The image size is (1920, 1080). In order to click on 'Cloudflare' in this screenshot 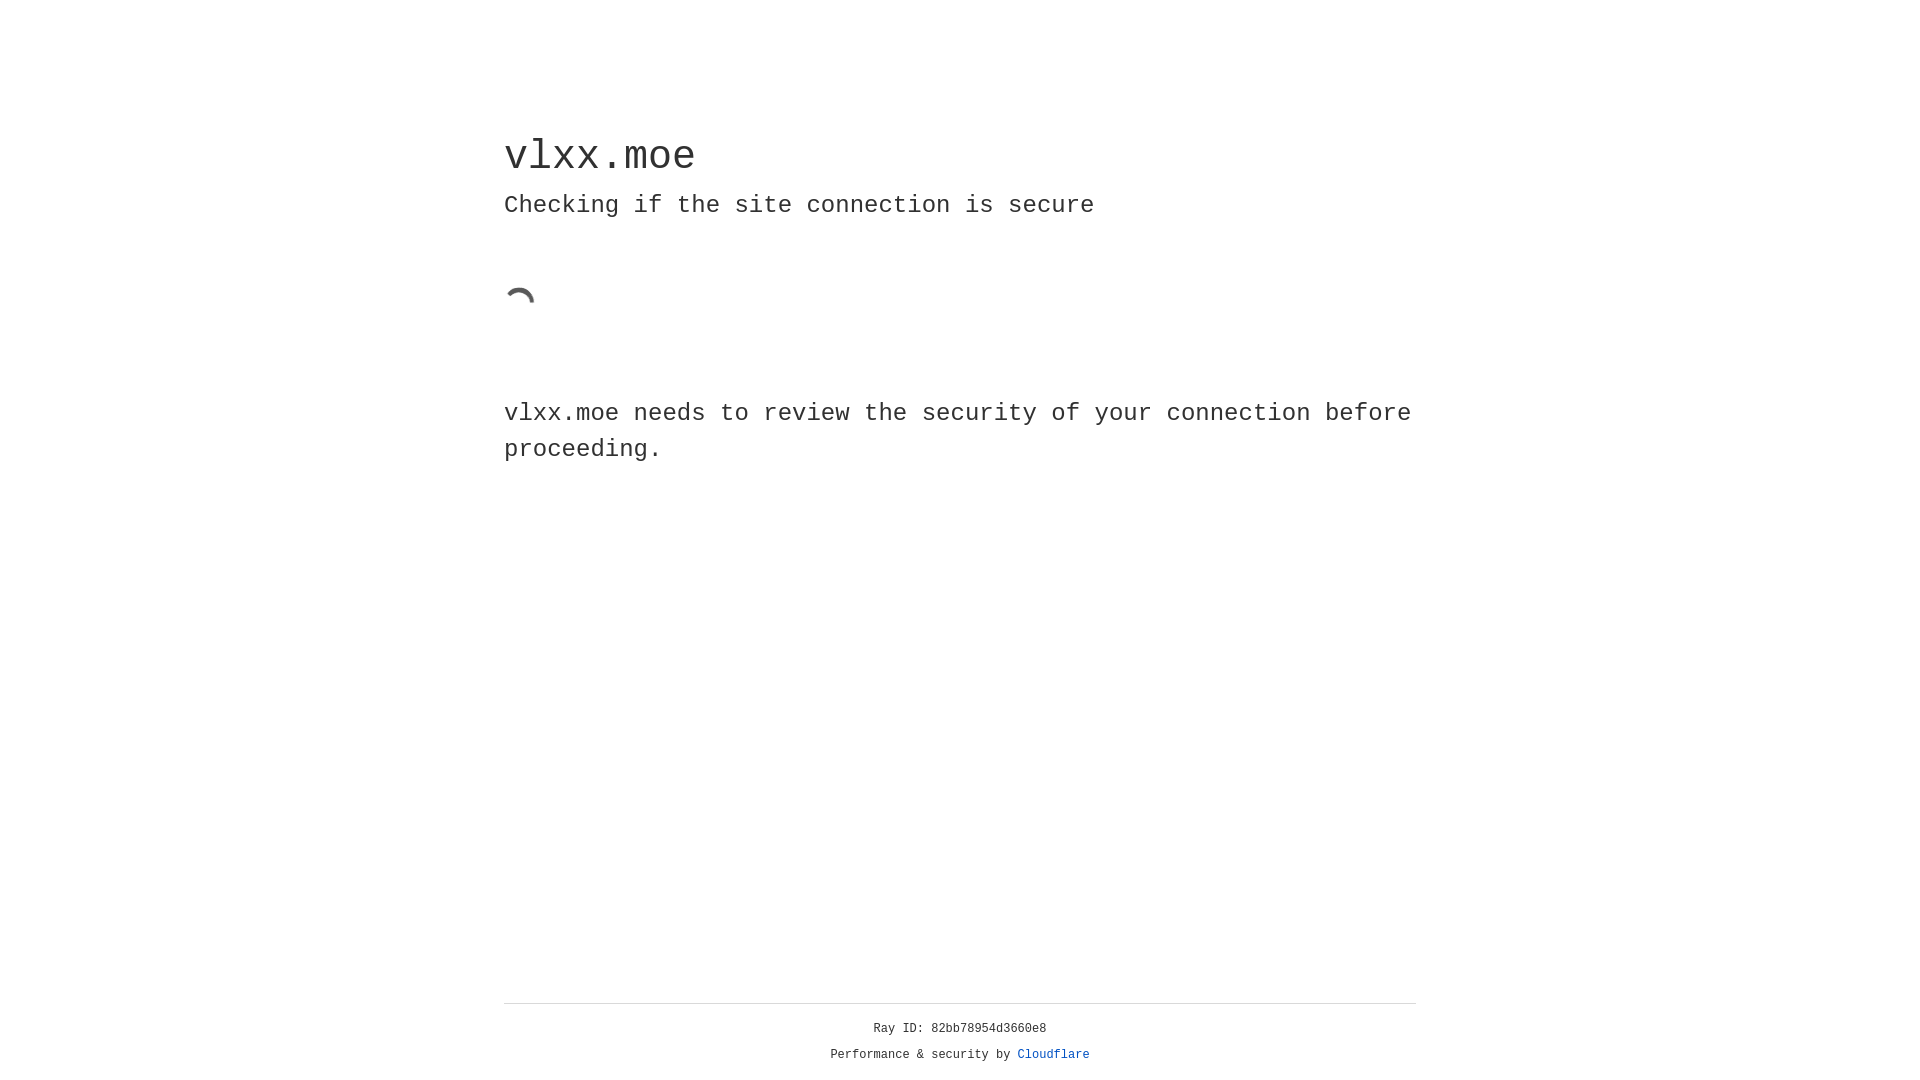, I will do `click(1053, 1054)`.